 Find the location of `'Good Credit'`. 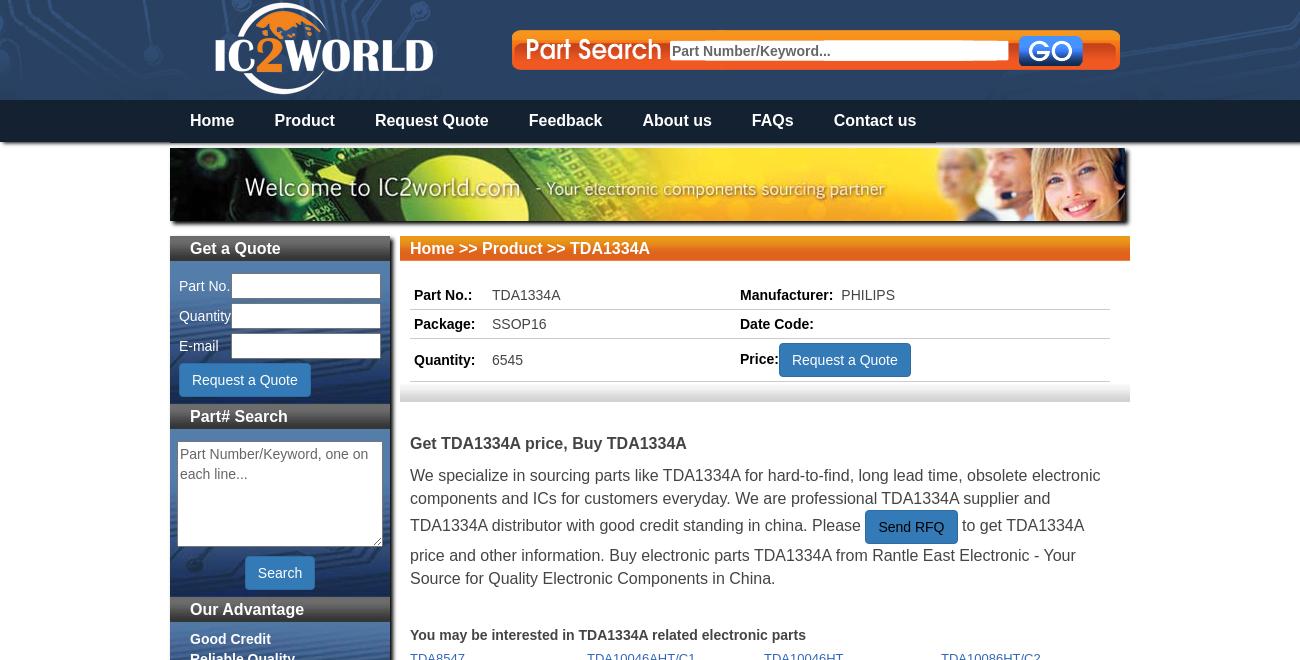

'Good Credit' is located at coordinates (228, 637).